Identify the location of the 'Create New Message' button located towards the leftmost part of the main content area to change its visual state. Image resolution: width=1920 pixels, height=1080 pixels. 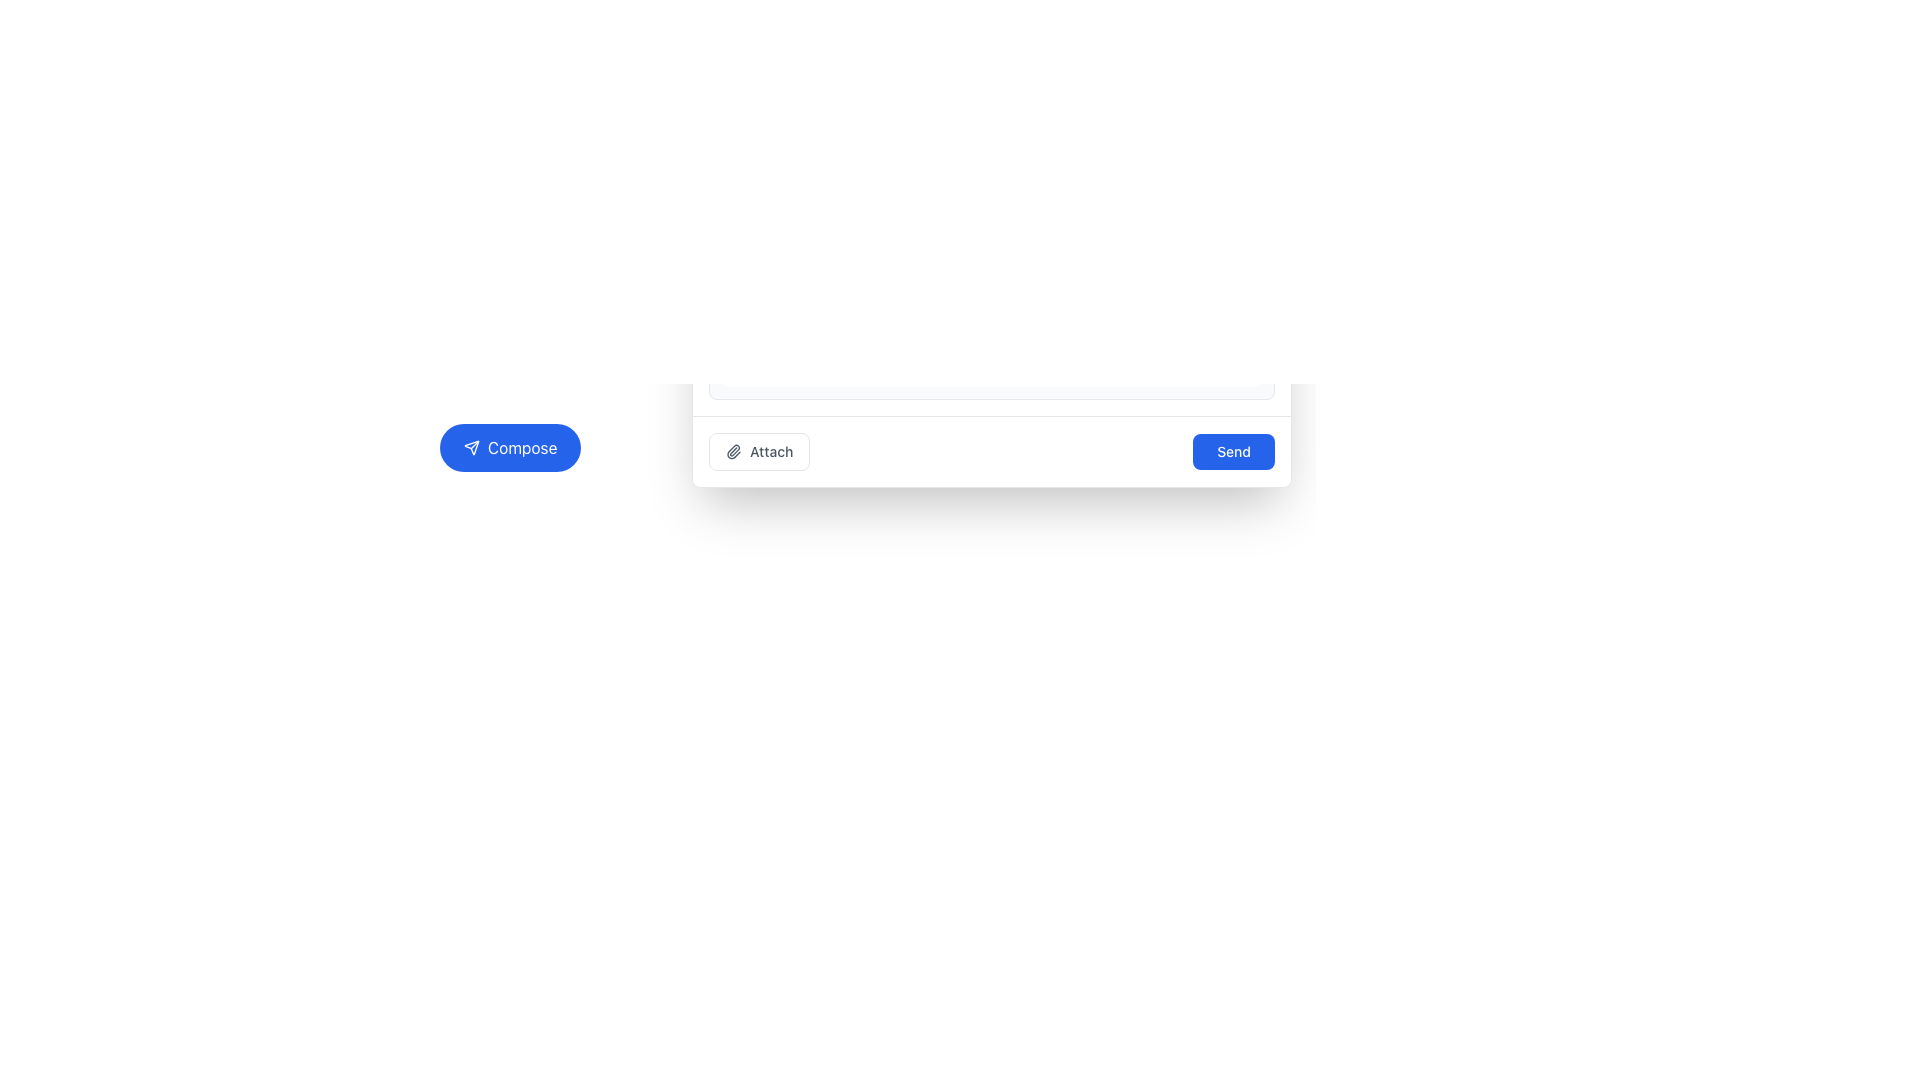
(510, 446).